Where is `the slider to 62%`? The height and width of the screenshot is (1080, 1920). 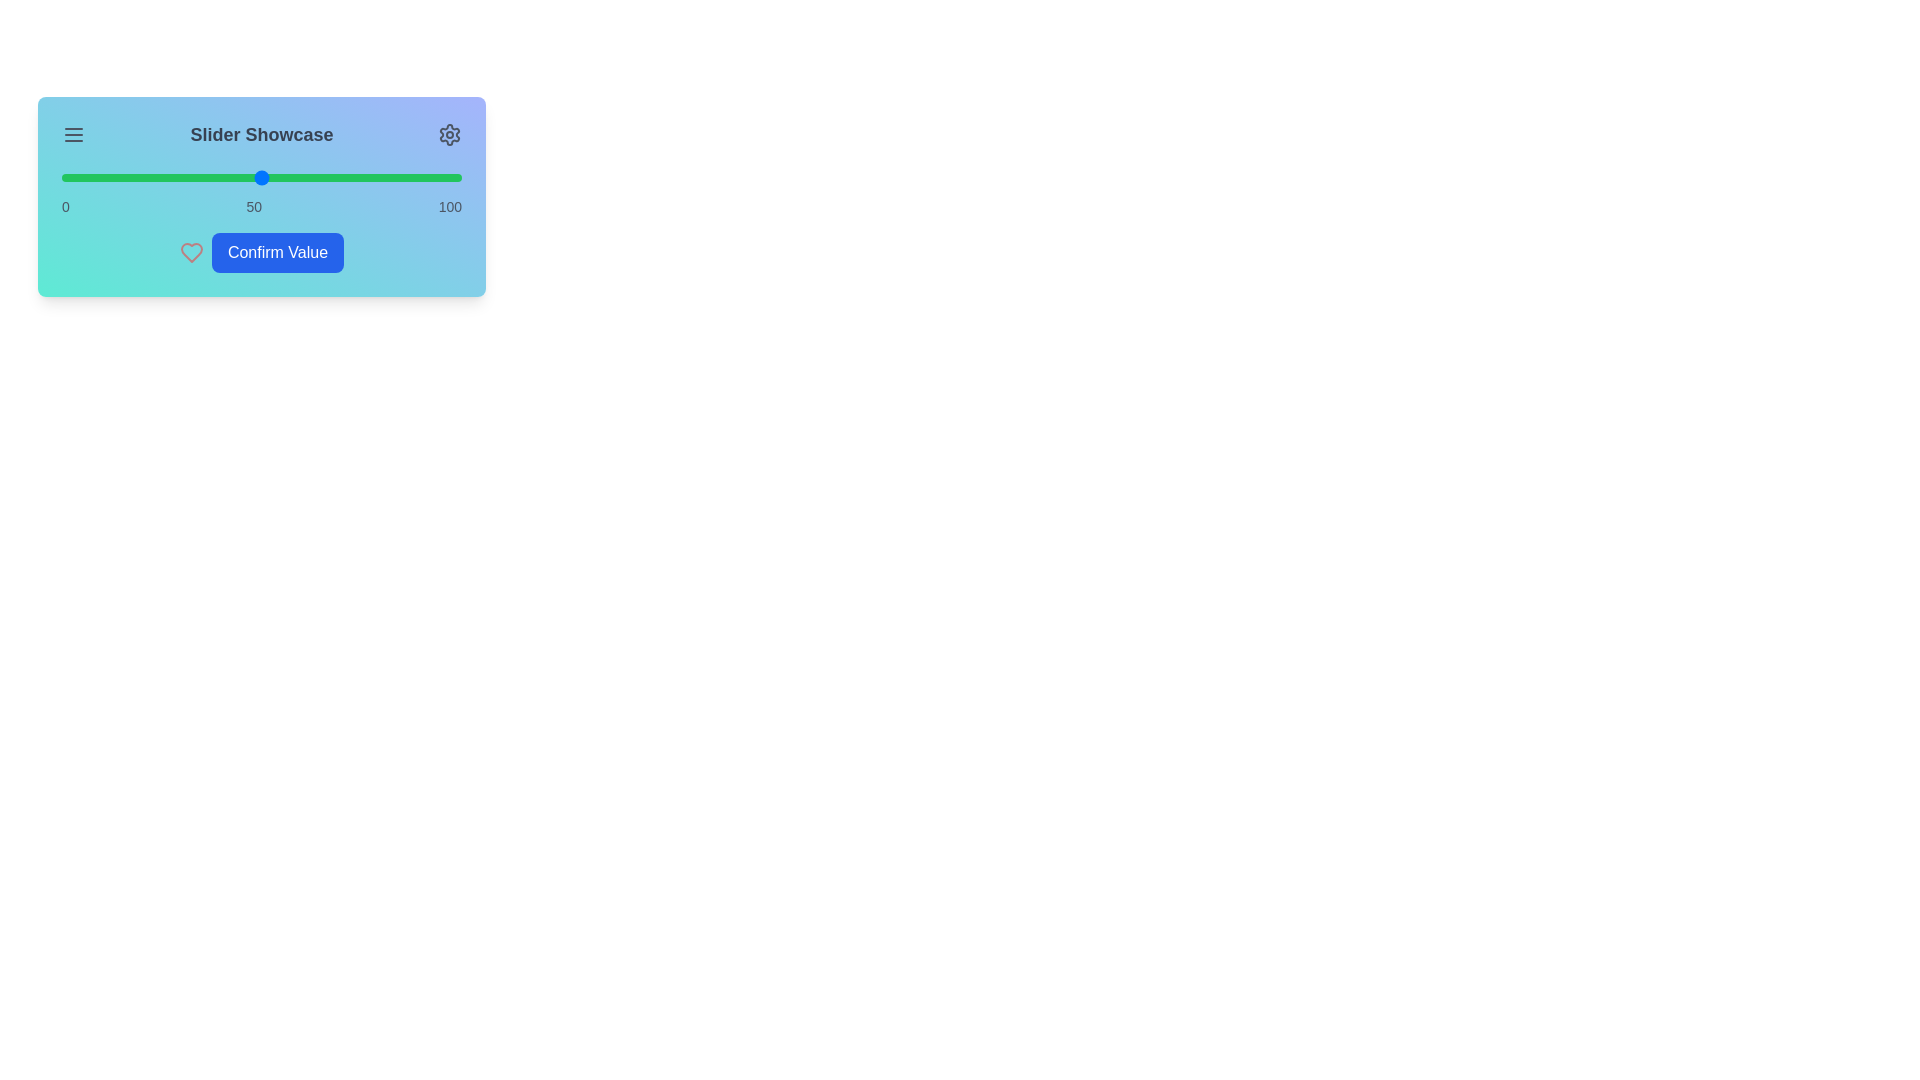
the slider to 62% is located at coordinates (309, 176).